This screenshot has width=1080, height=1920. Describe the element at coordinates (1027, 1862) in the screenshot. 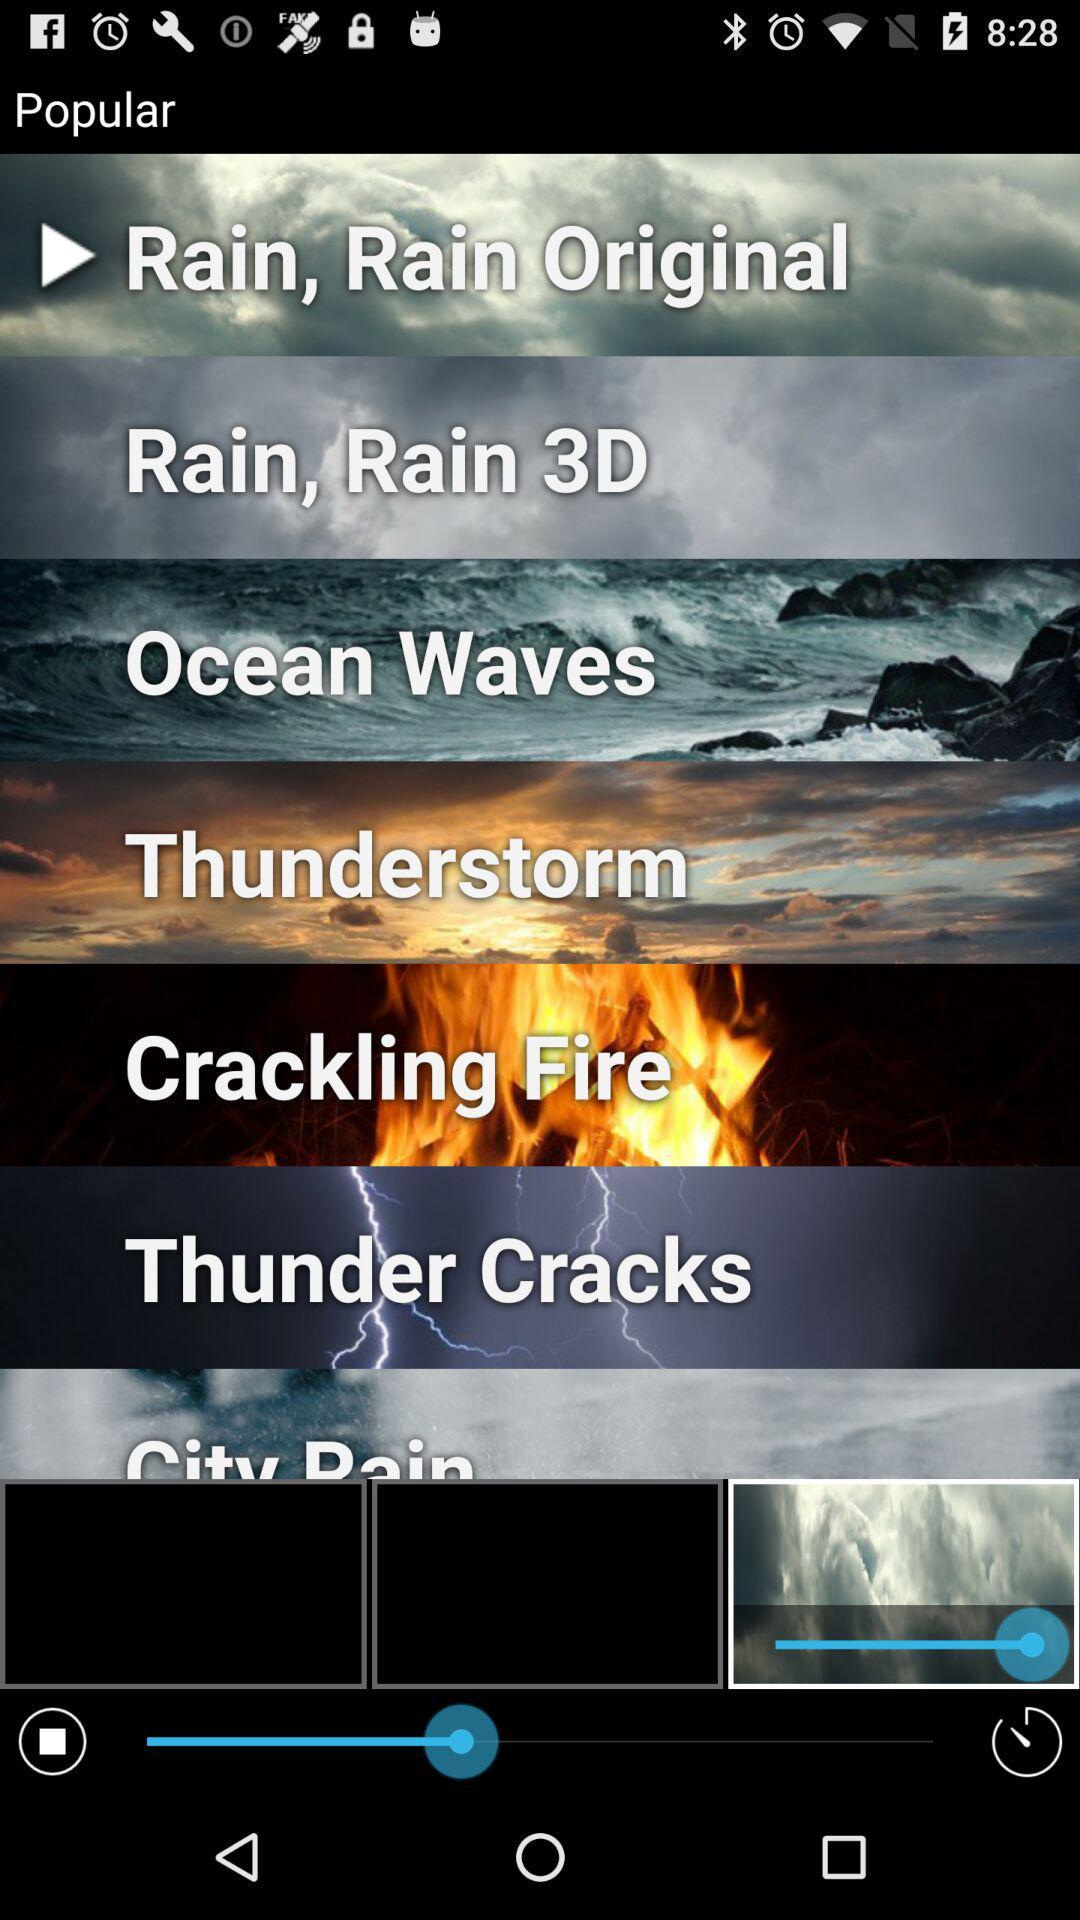

I see `the time icon` at that location.